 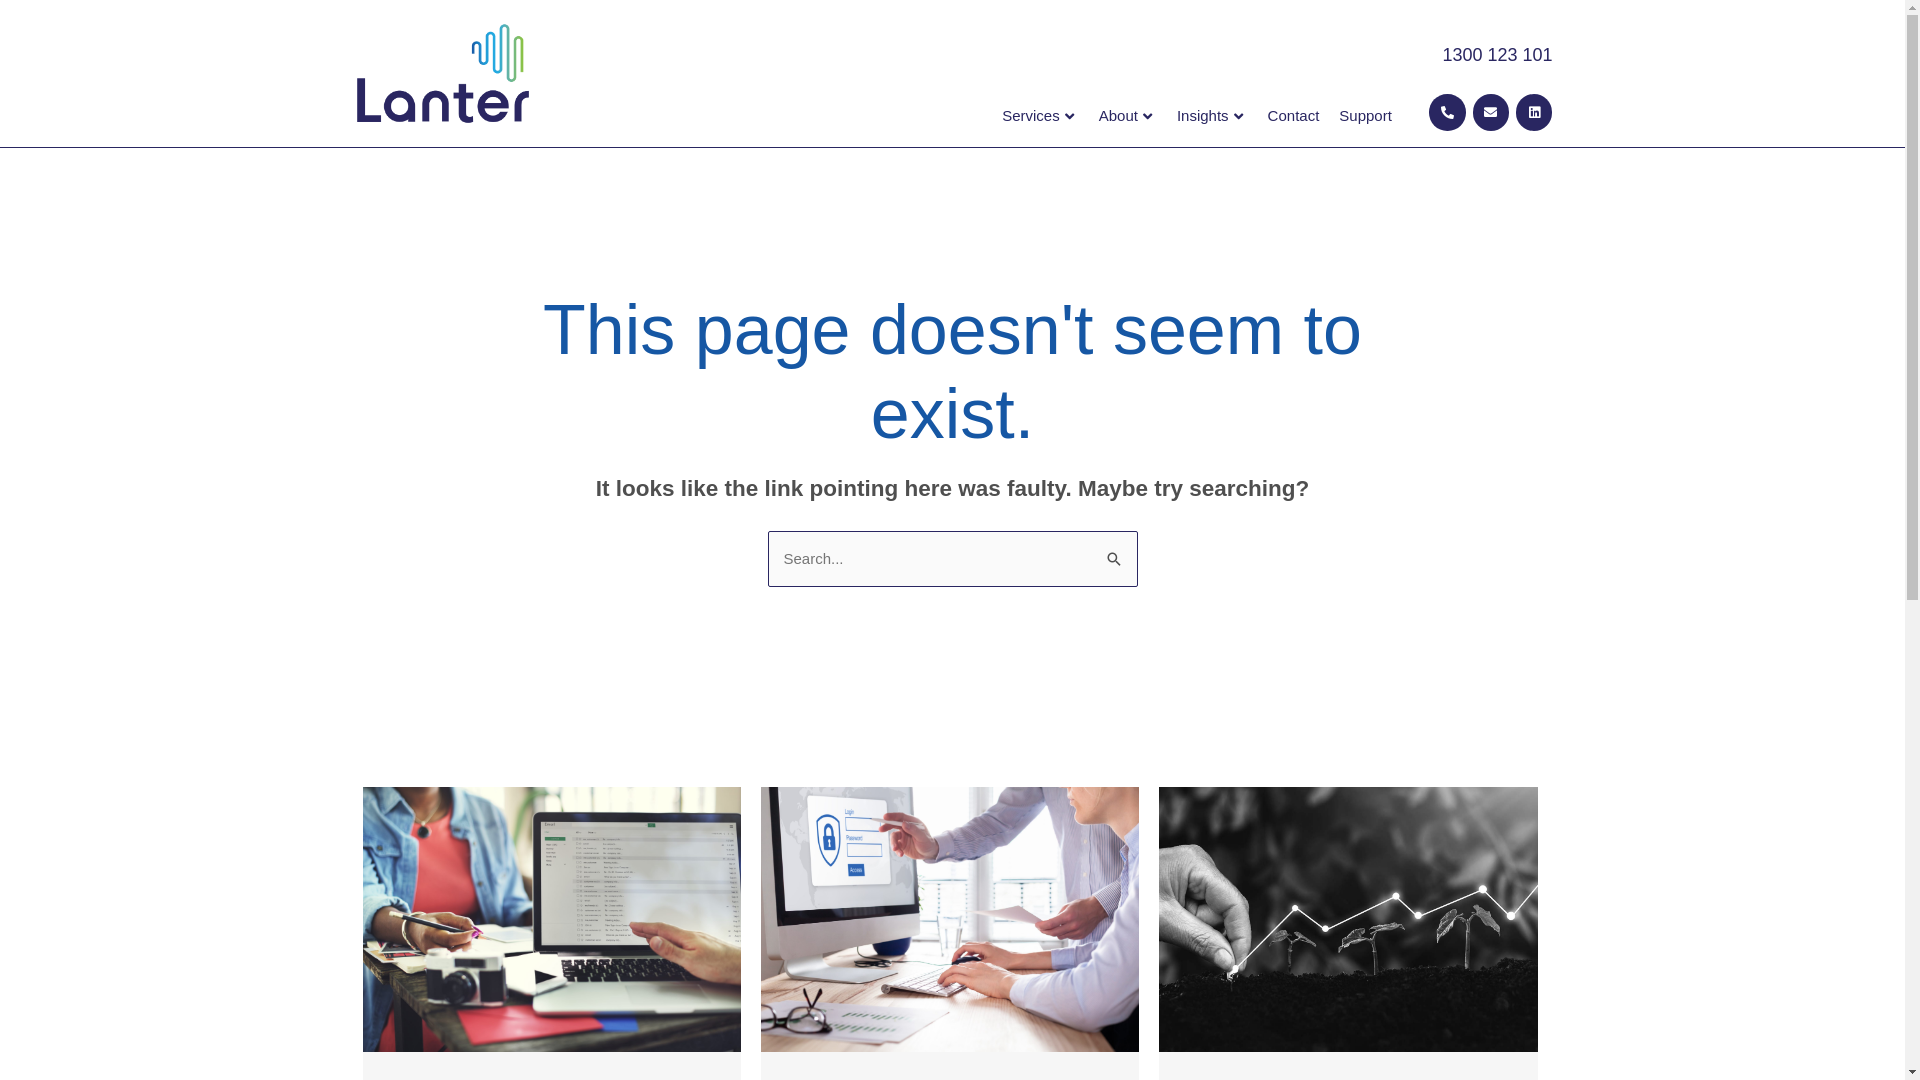 What do you see at coordinates (1113, 551) in the screenshot?
I see `'Search'` at bounding box center [1113, 551].